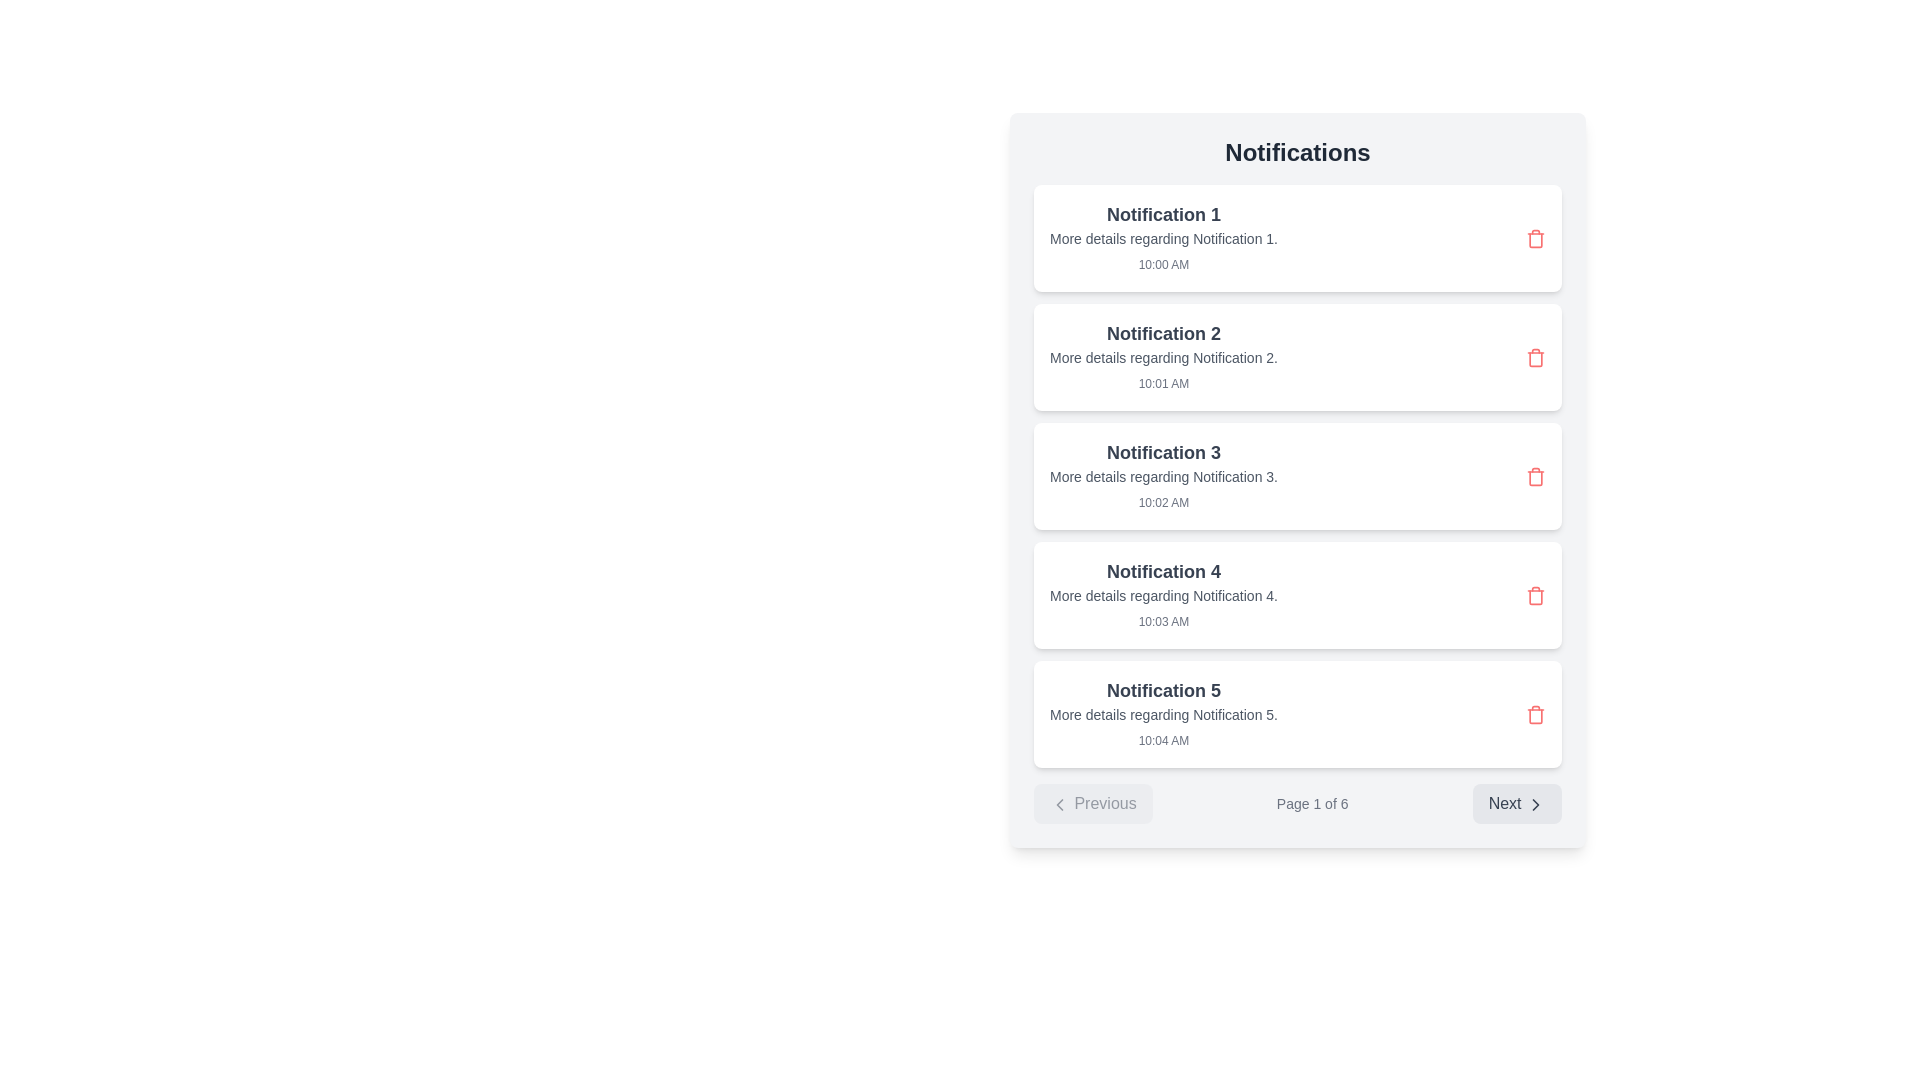 The height and width of the screenshot is (1080, 1920). Describe the element at coordinates (1164, 620) in the screenshot. I see `the label displaying '10:03 AM', which is located in the bottom-right section of the 'Notification 4' card` at that location.